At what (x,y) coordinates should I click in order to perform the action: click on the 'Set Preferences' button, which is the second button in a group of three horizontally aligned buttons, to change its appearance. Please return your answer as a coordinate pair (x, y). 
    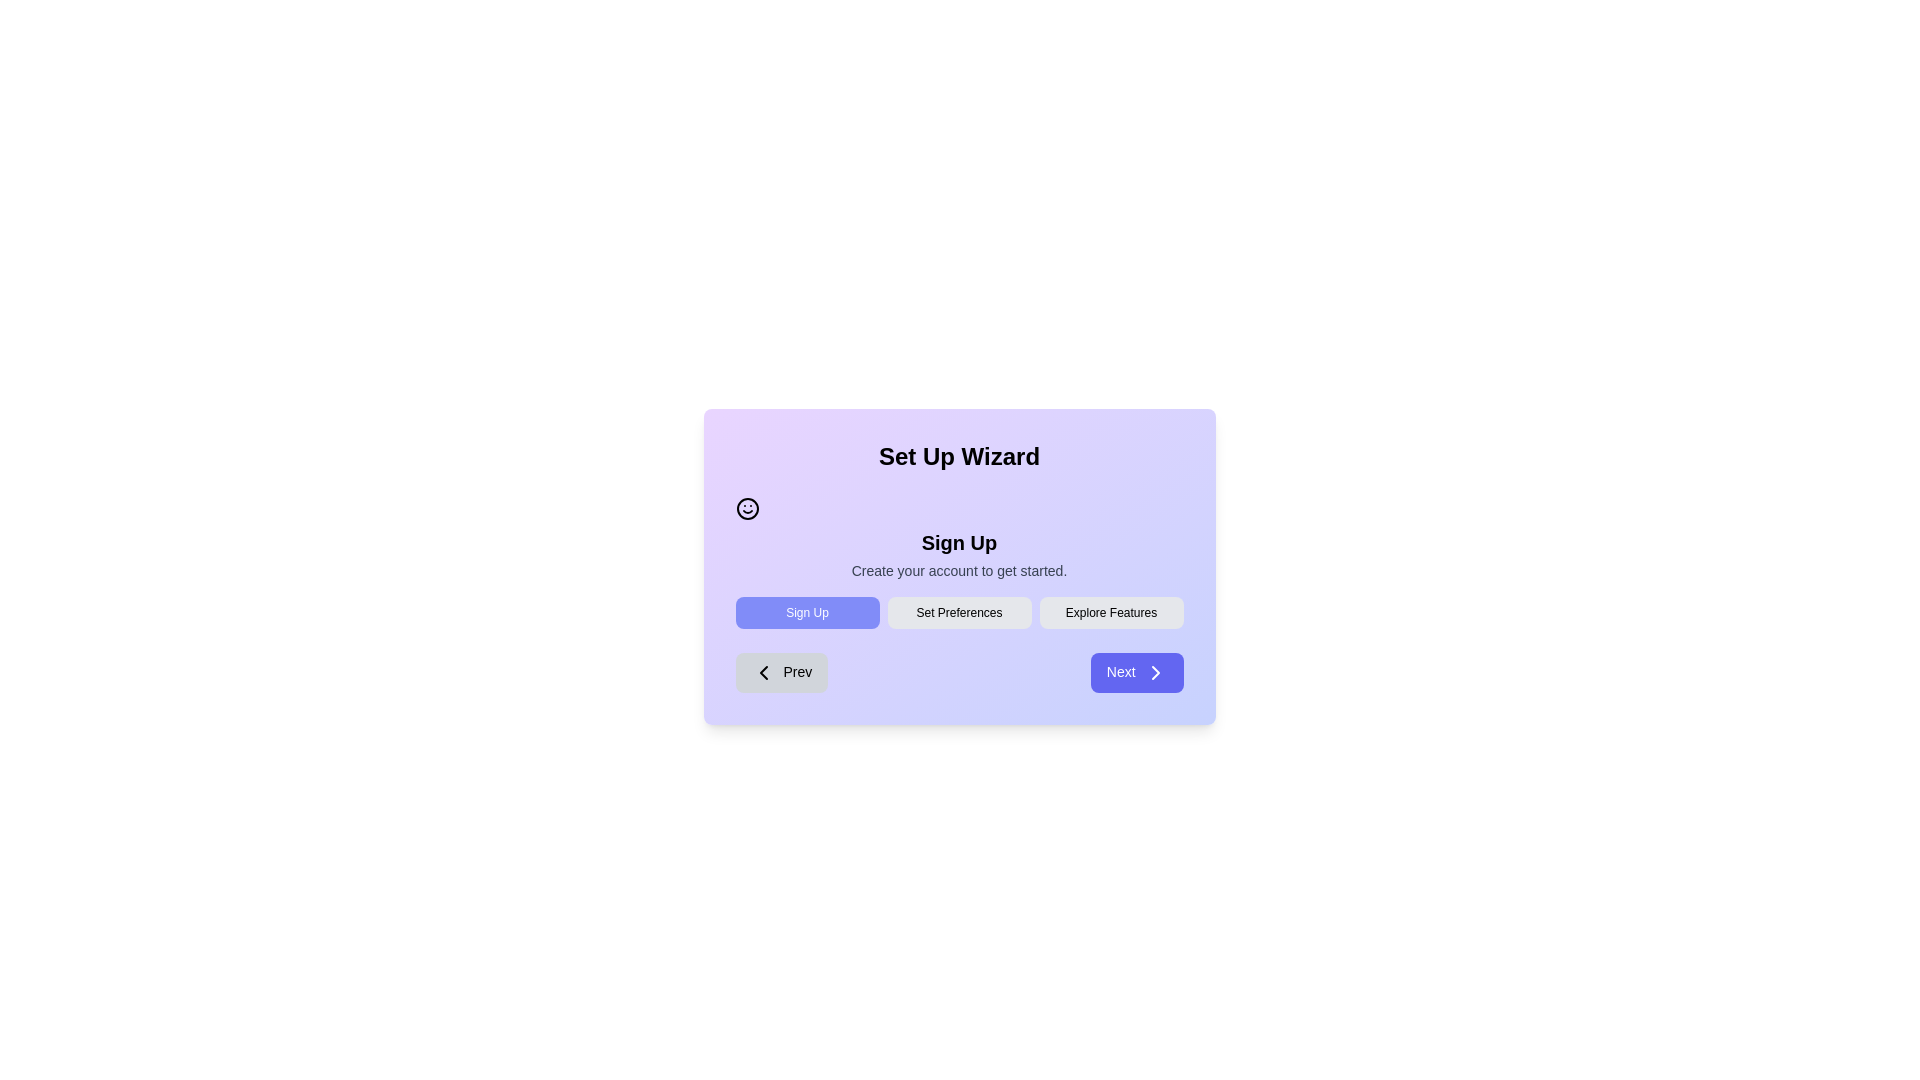
    Looking at the image, I should click on (958, 612).